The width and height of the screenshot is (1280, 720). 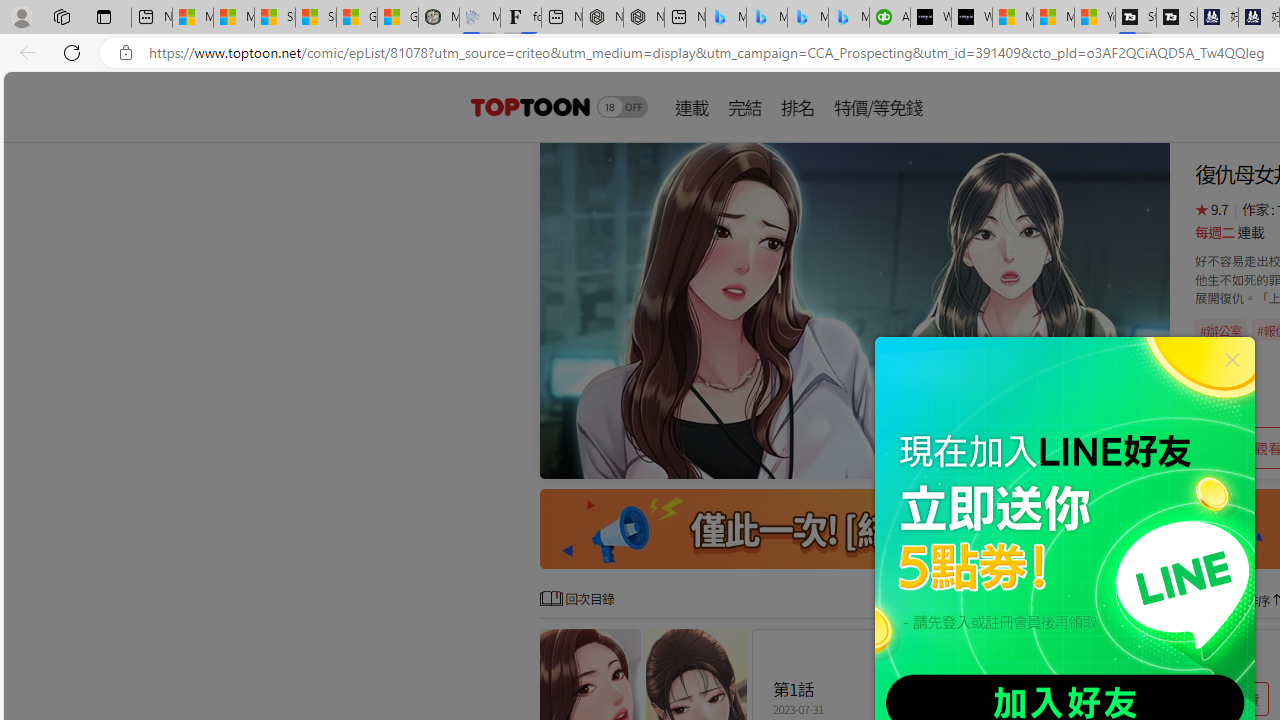 What do you see at coordinates (315, 17) in the screenshot?
I see `'Shanghai, China weather forecast | Microsoft Weather'` at bounding box center [315, 17].